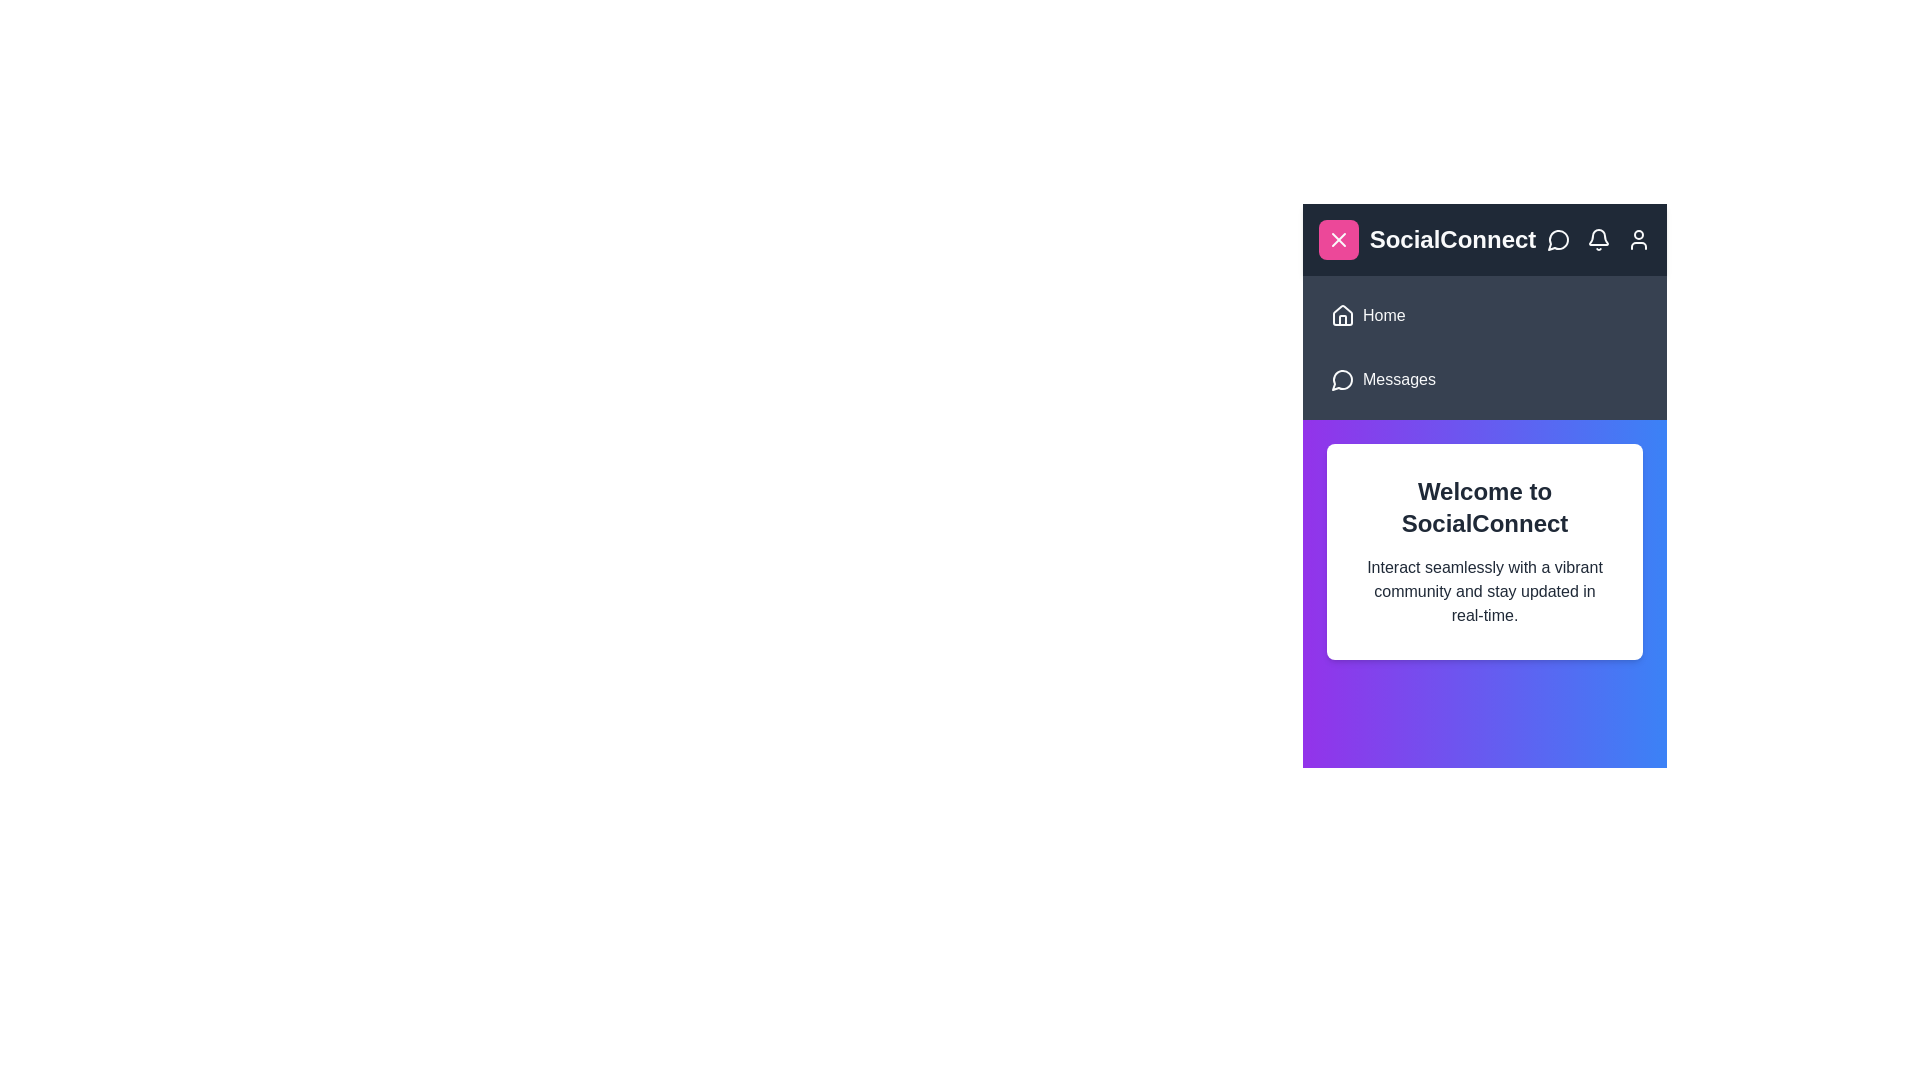 The image size is (1920, 1080). Describe the element at coordinates (1382, 315) in the screenshot. I see `the 'Home' menu item in the navigation panel` at that location.